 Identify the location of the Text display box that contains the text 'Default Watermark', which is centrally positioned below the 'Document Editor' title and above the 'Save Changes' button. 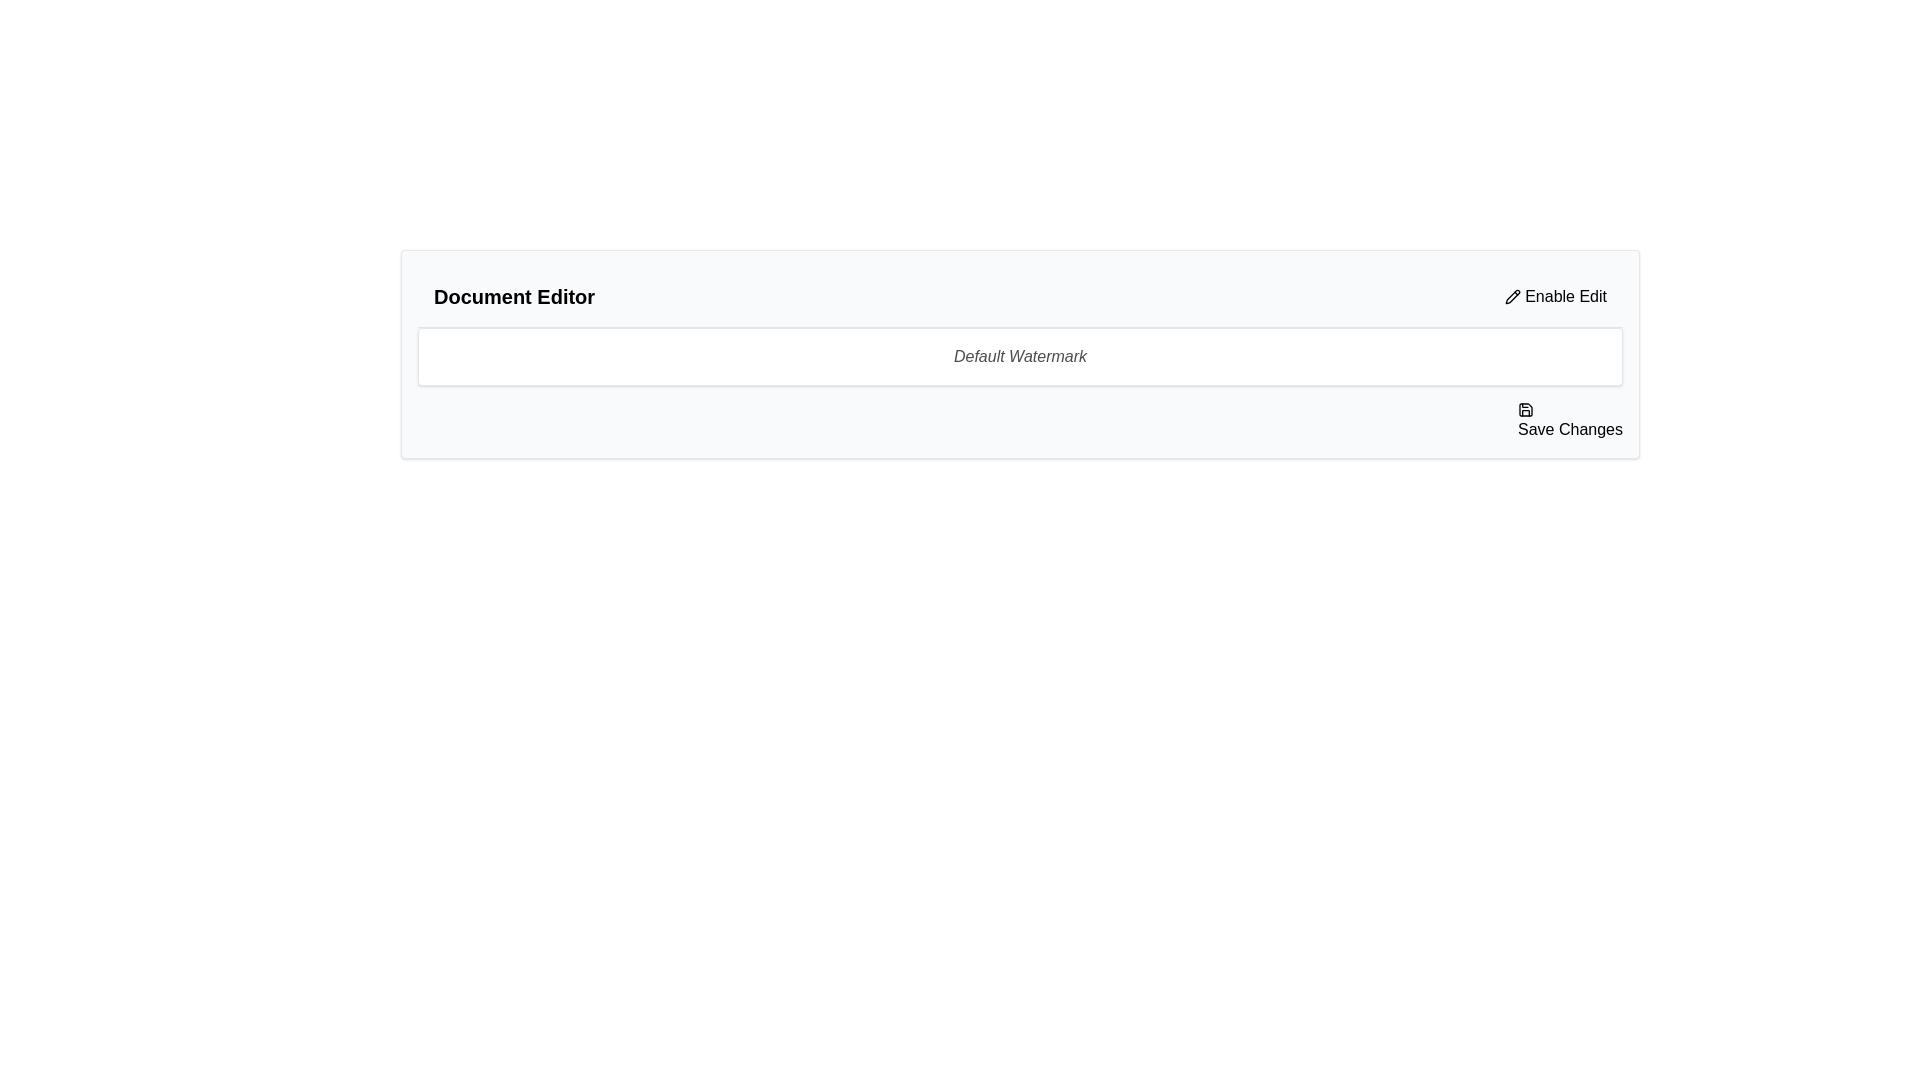
(1020, 356).